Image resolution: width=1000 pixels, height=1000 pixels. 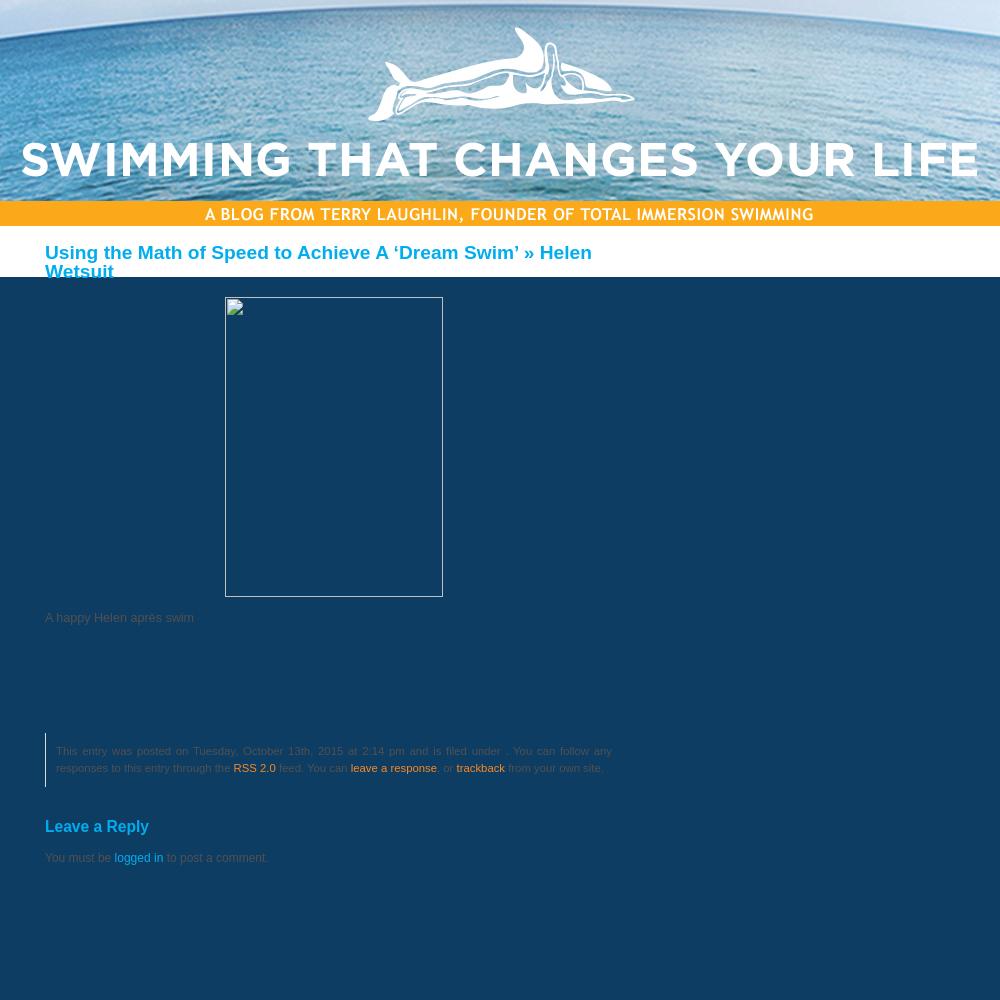 What do you see at coordinates (317, 261) in the screenshot?
I see `'» Helen Wetsuit'` at bounding box center [317, 261].